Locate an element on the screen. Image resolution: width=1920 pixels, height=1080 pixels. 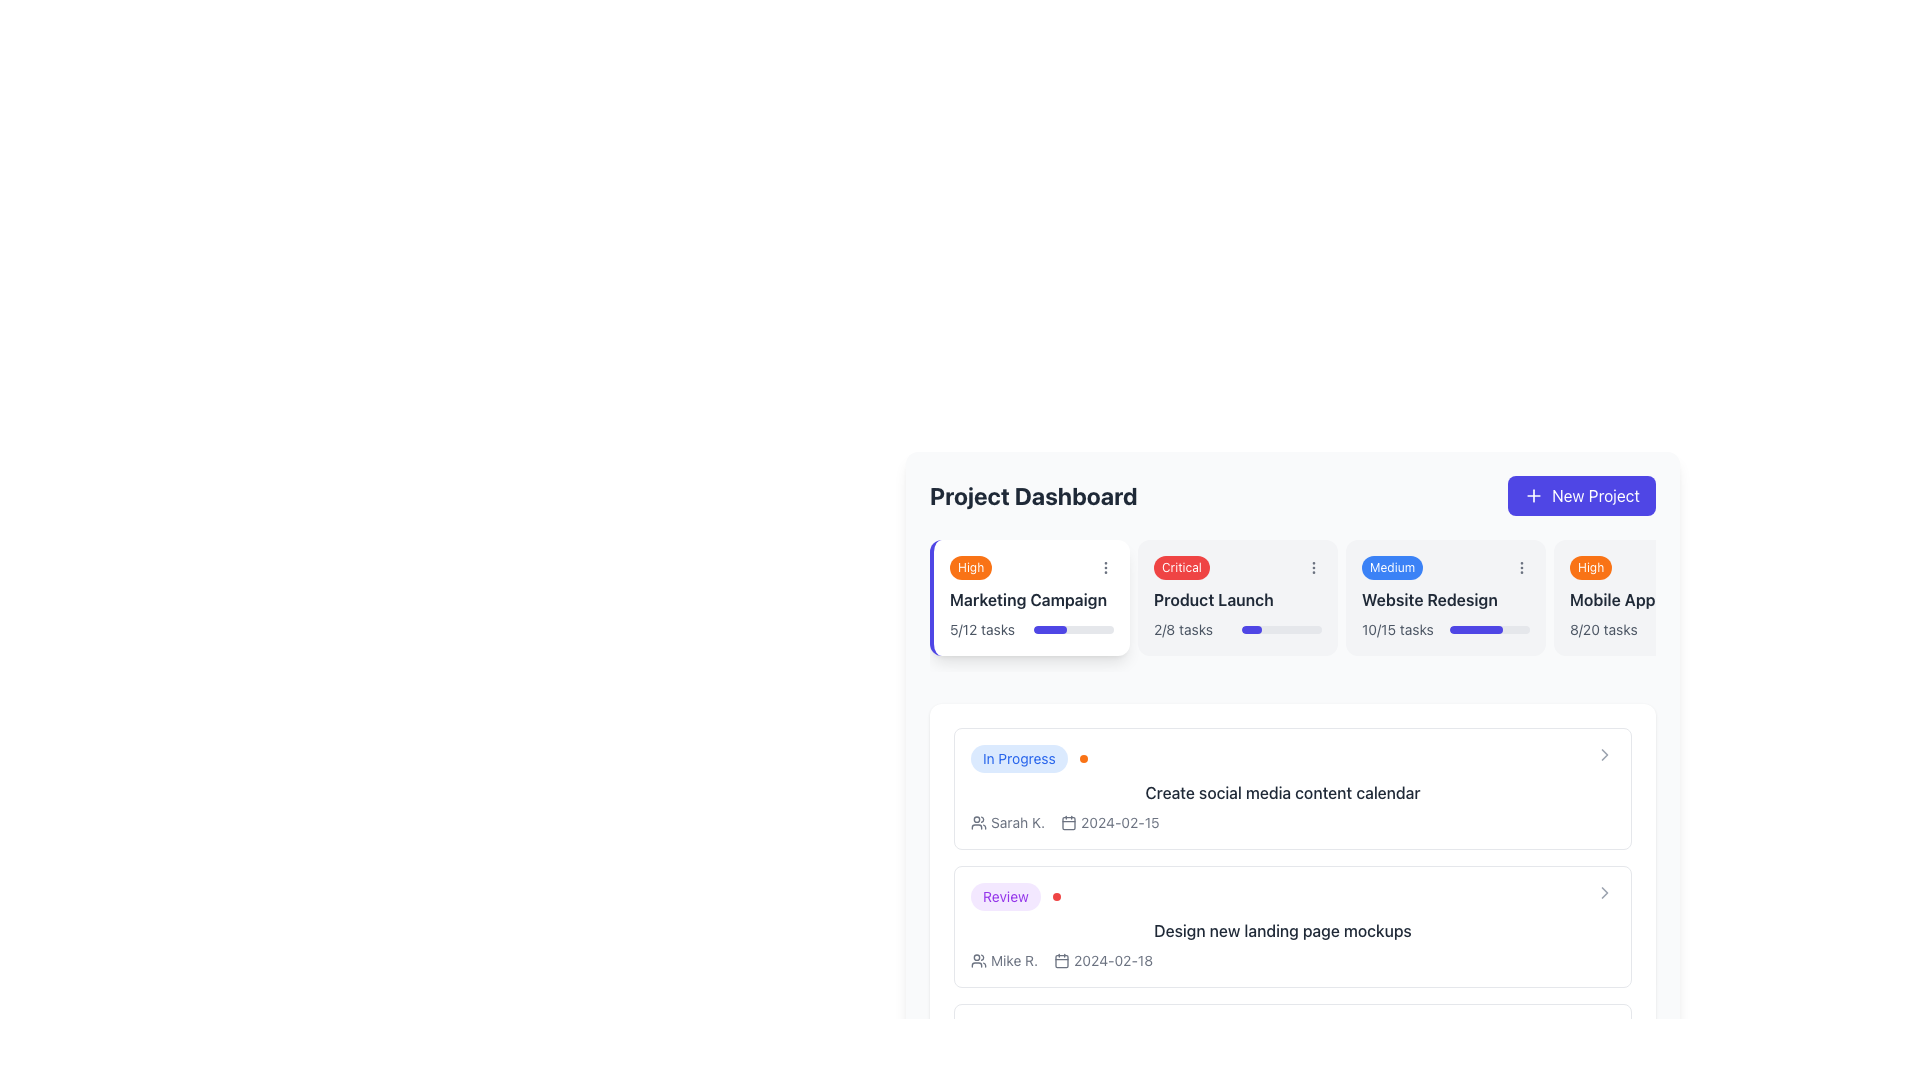
the Progress Bar Segment that visually represents the progress of a task or project within the progress bar UI component on the dashboard is located at coordinates (1049, 628).